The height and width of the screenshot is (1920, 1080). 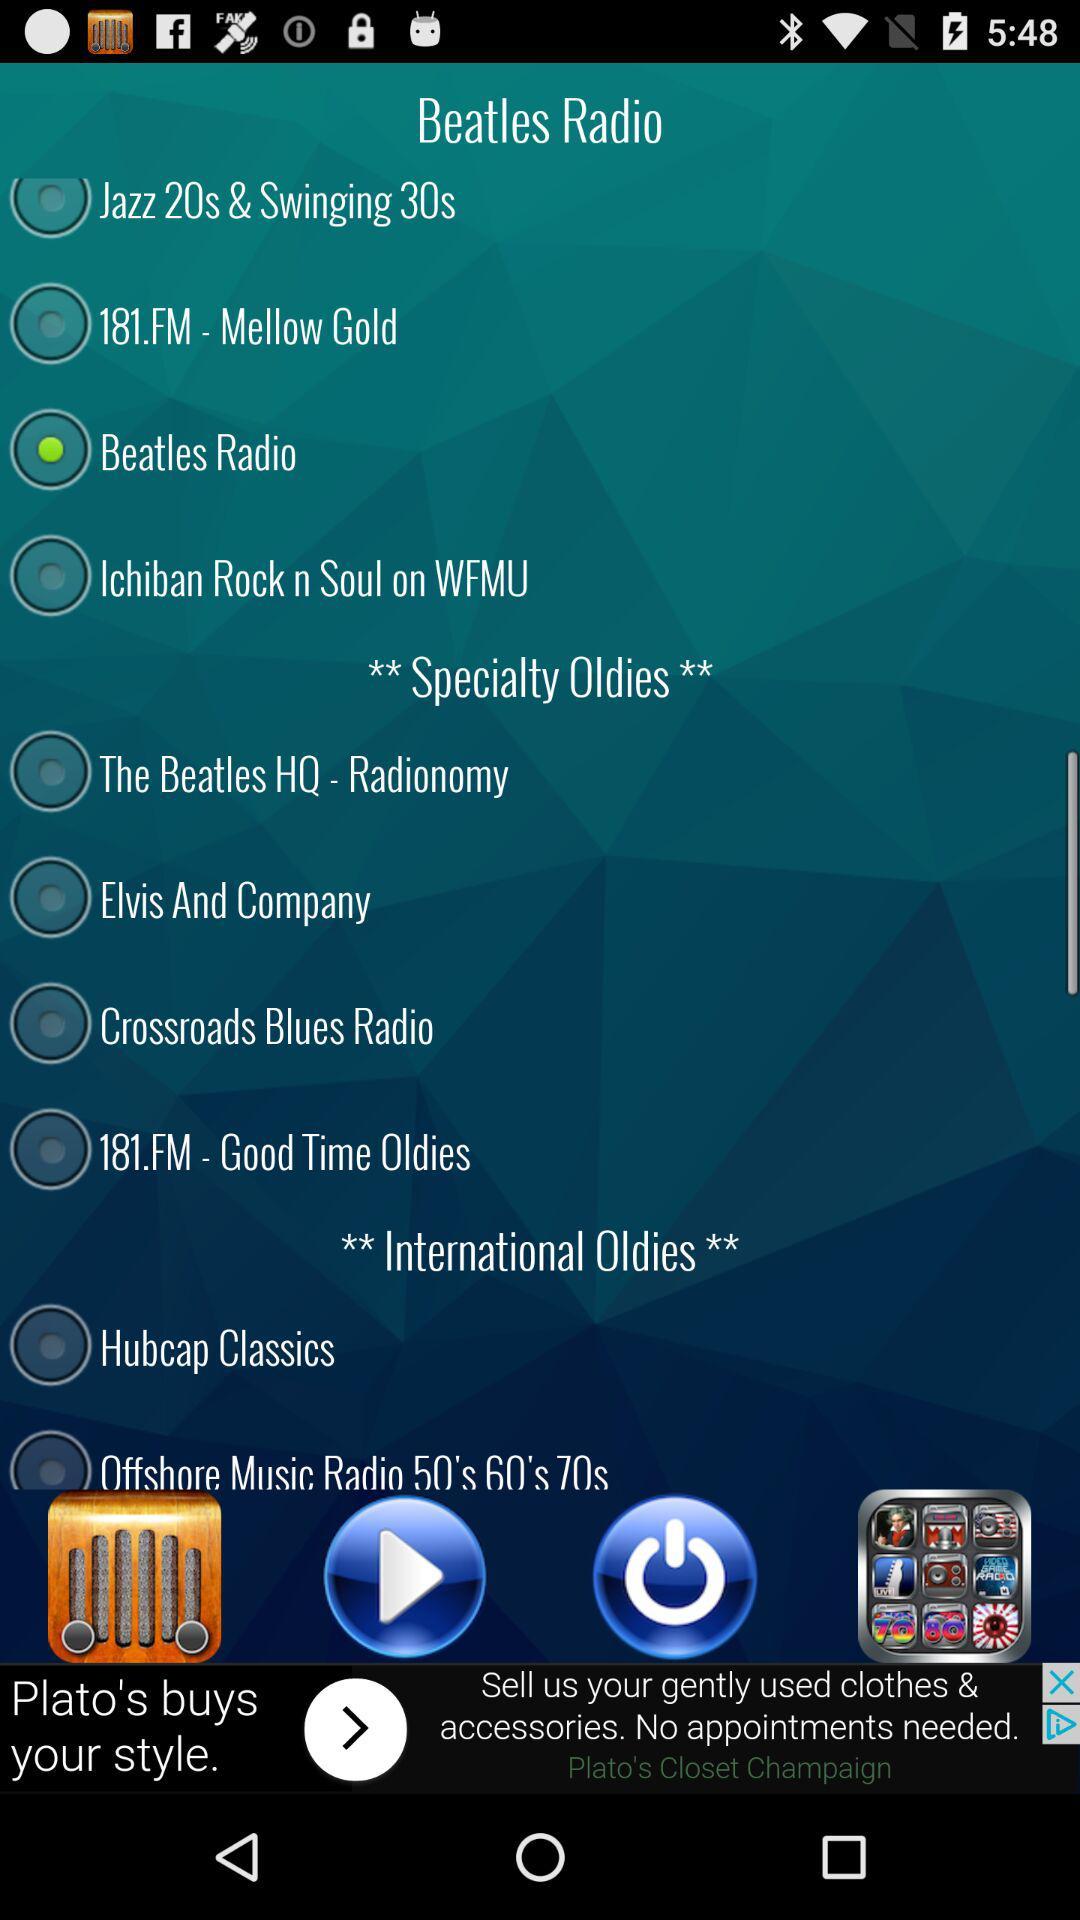 What do you see at coordinates (945, 1575) in the screenshot?
I see `games` at bounding box center [945, 1575].